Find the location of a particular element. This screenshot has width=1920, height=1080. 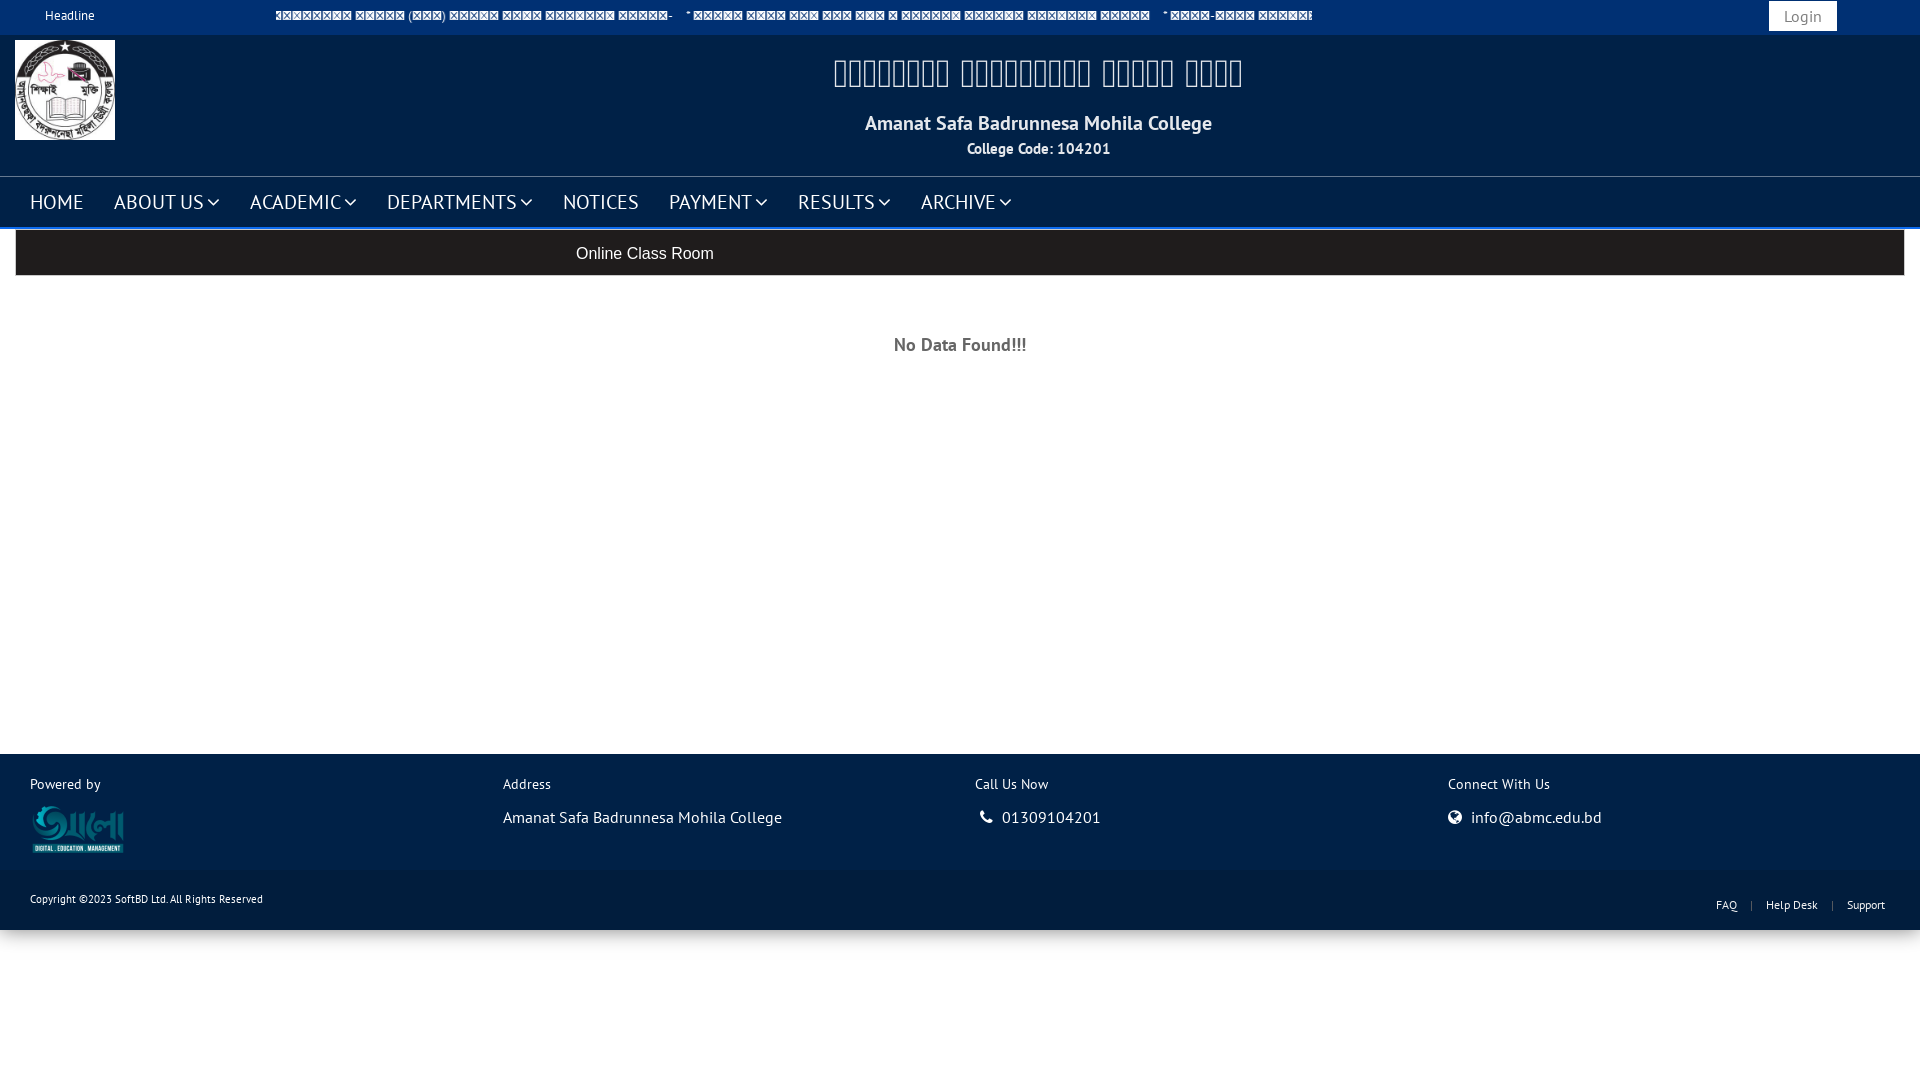

'HOME' is located at coordinates (57, 200).